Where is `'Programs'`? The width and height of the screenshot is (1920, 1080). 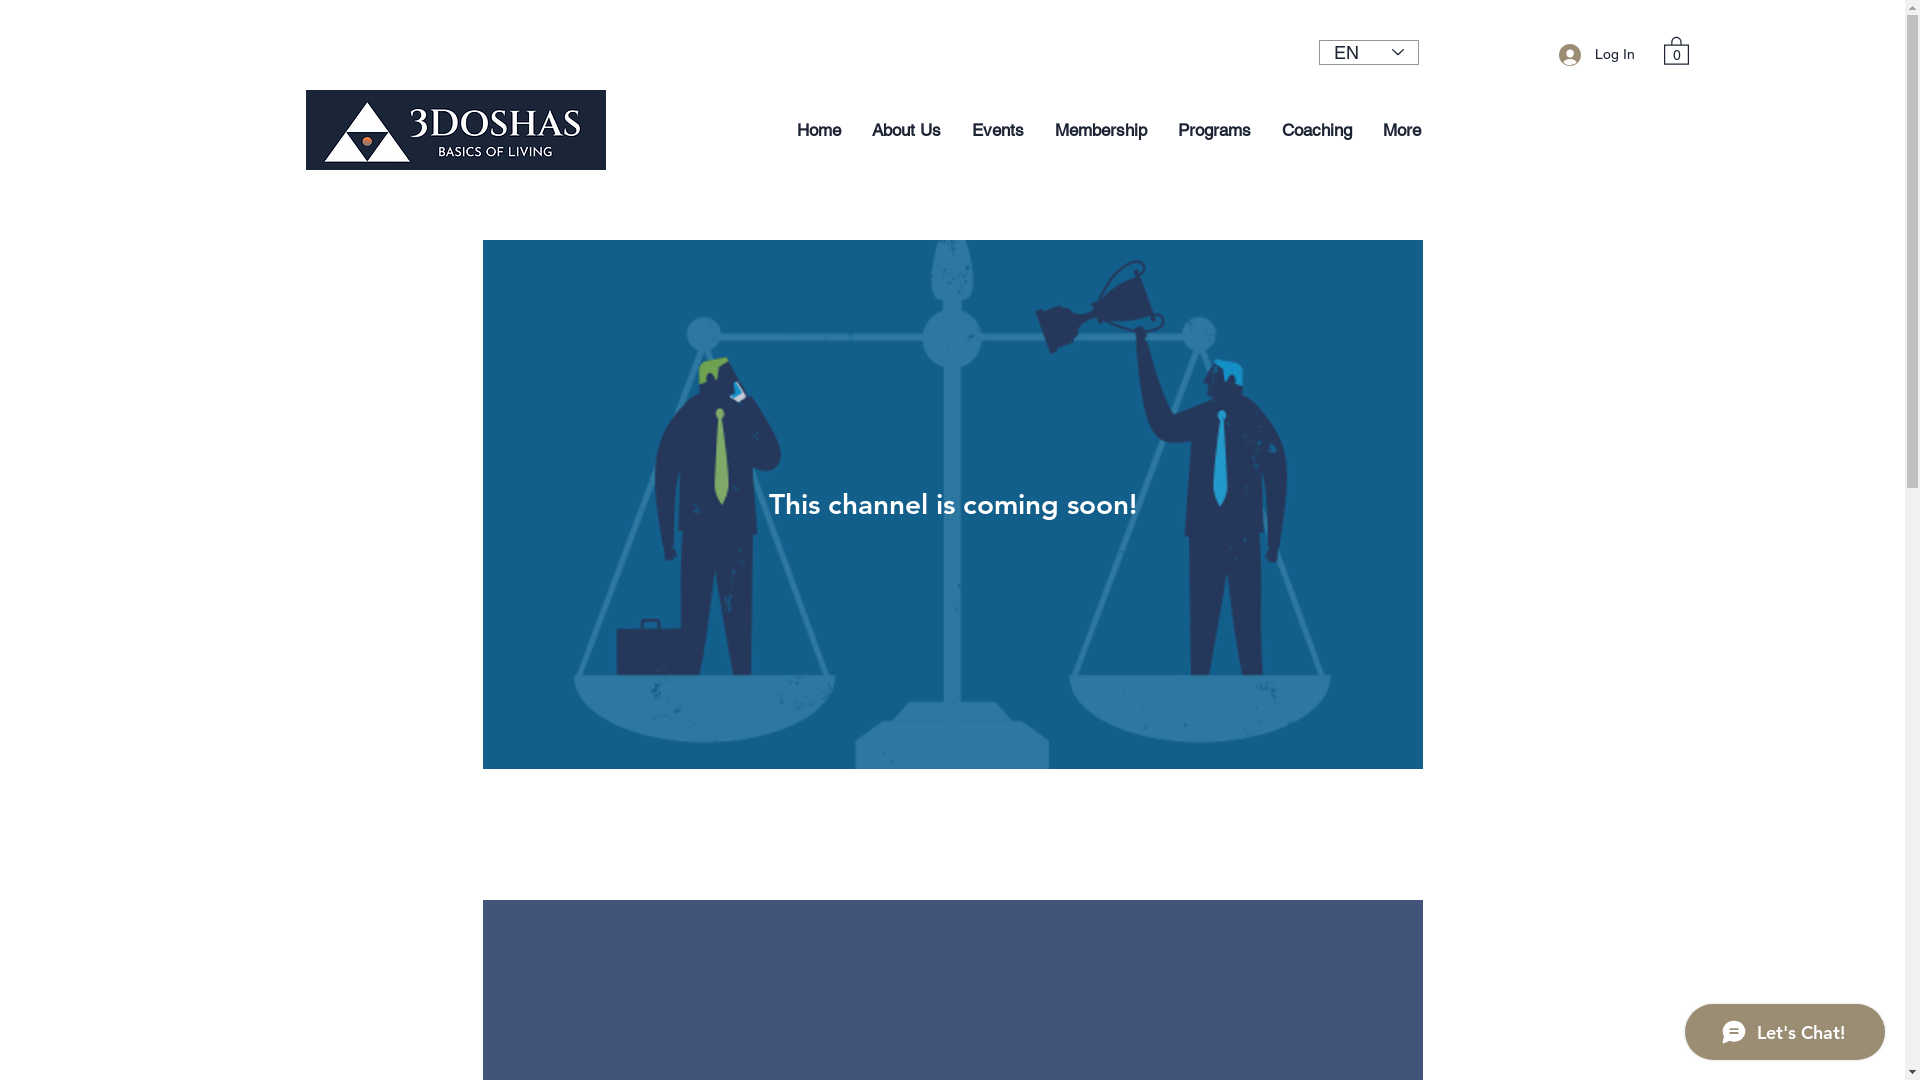
'Programs' is located at coordinates (1213, 130).